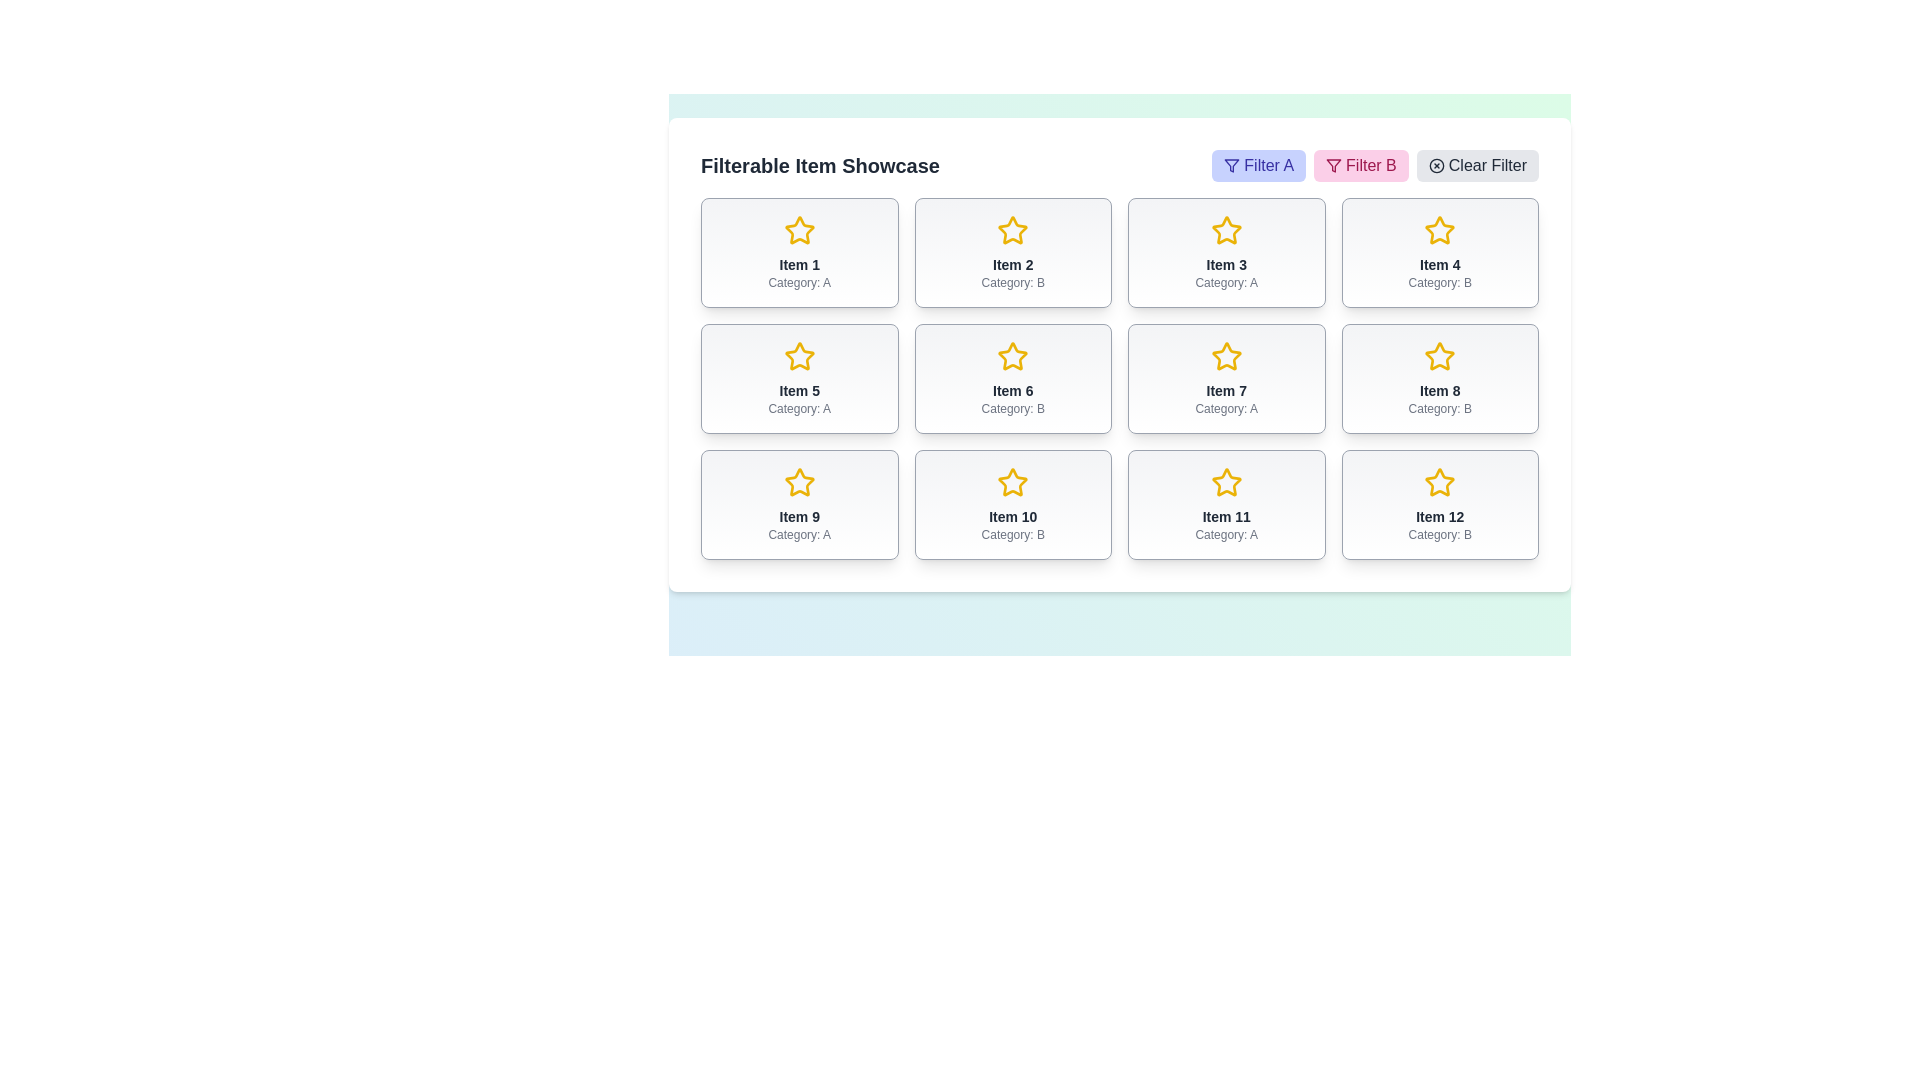 This screenshot has width=1920, height=1080. What do you see at coordinates (798, 252) in the screenshot?
I see `the first card in the layout grid, which features a yellow star icon and the text 'Item 1' and 'Category: A'` at bounding box center [798, 252].